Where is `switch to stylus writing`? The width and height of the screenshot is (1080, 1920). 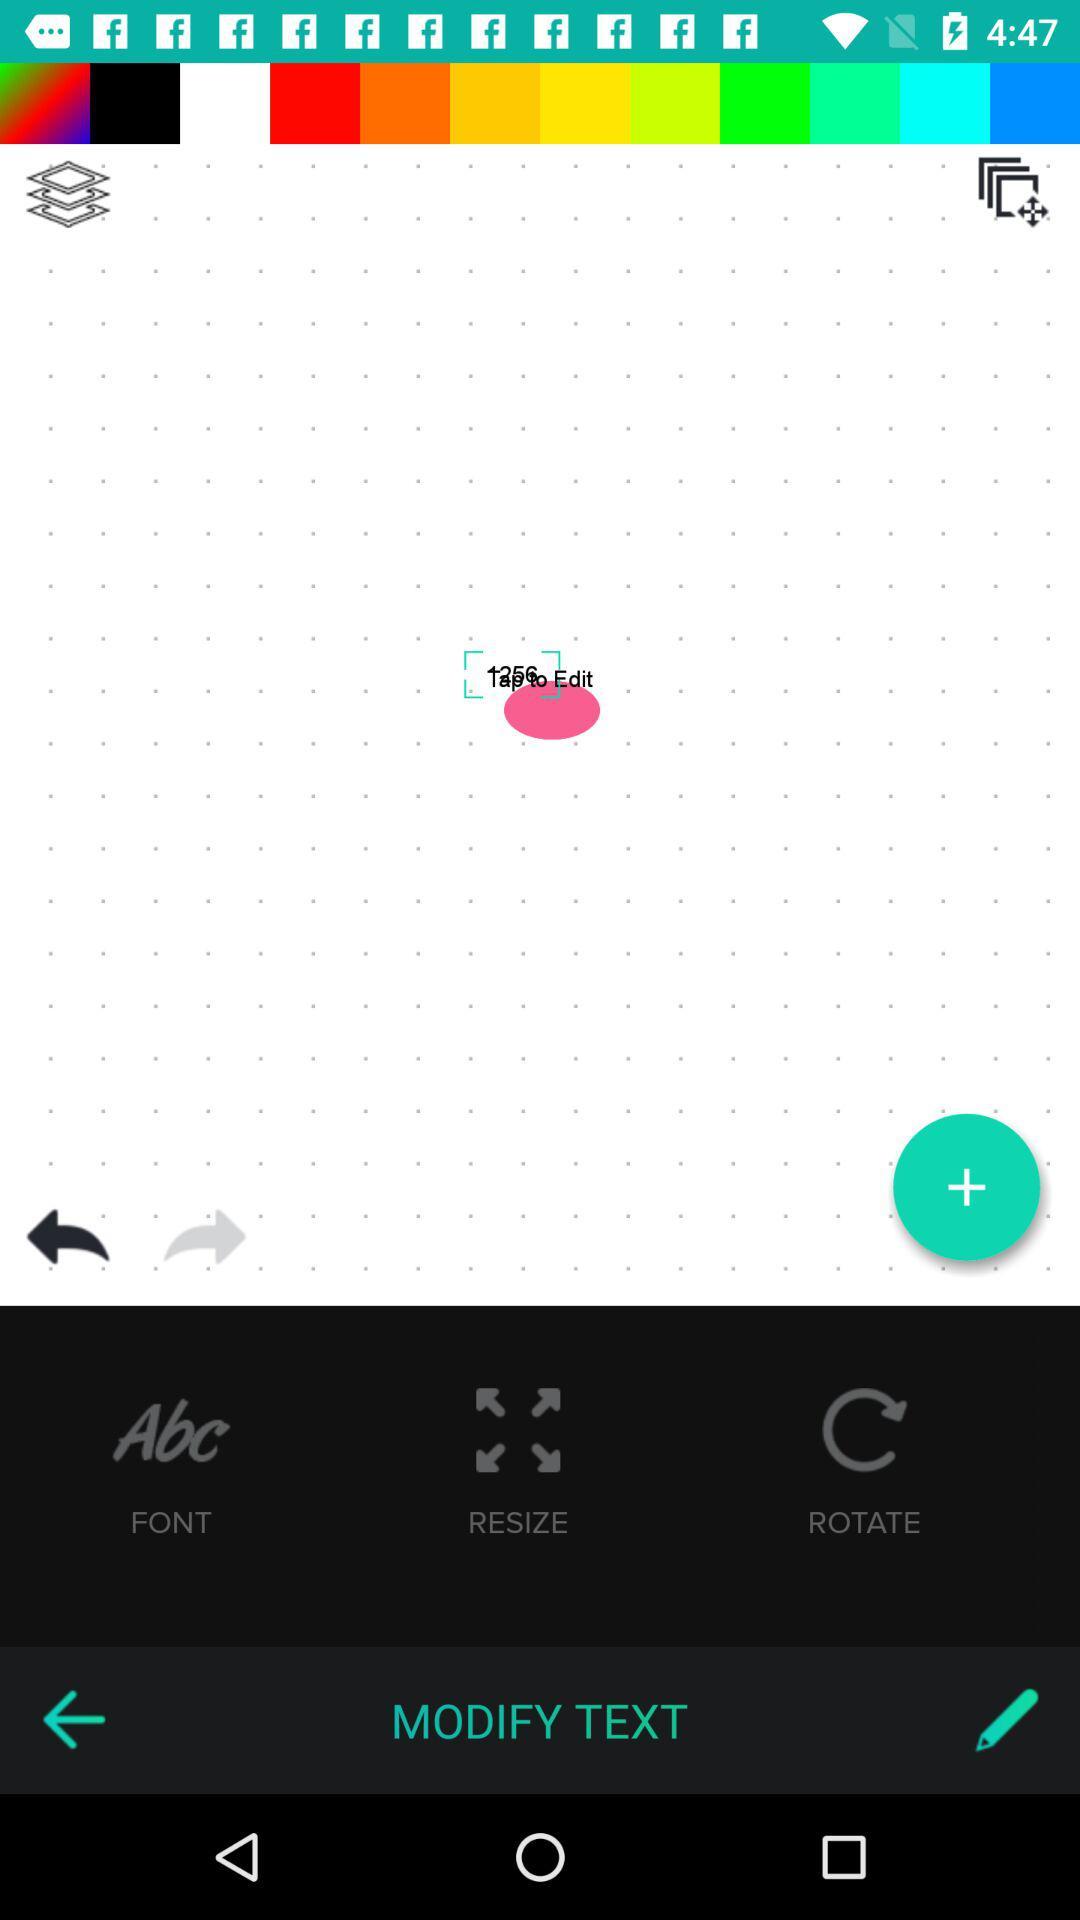 switch to stylus writing is located at coordinates (1006, 1719).